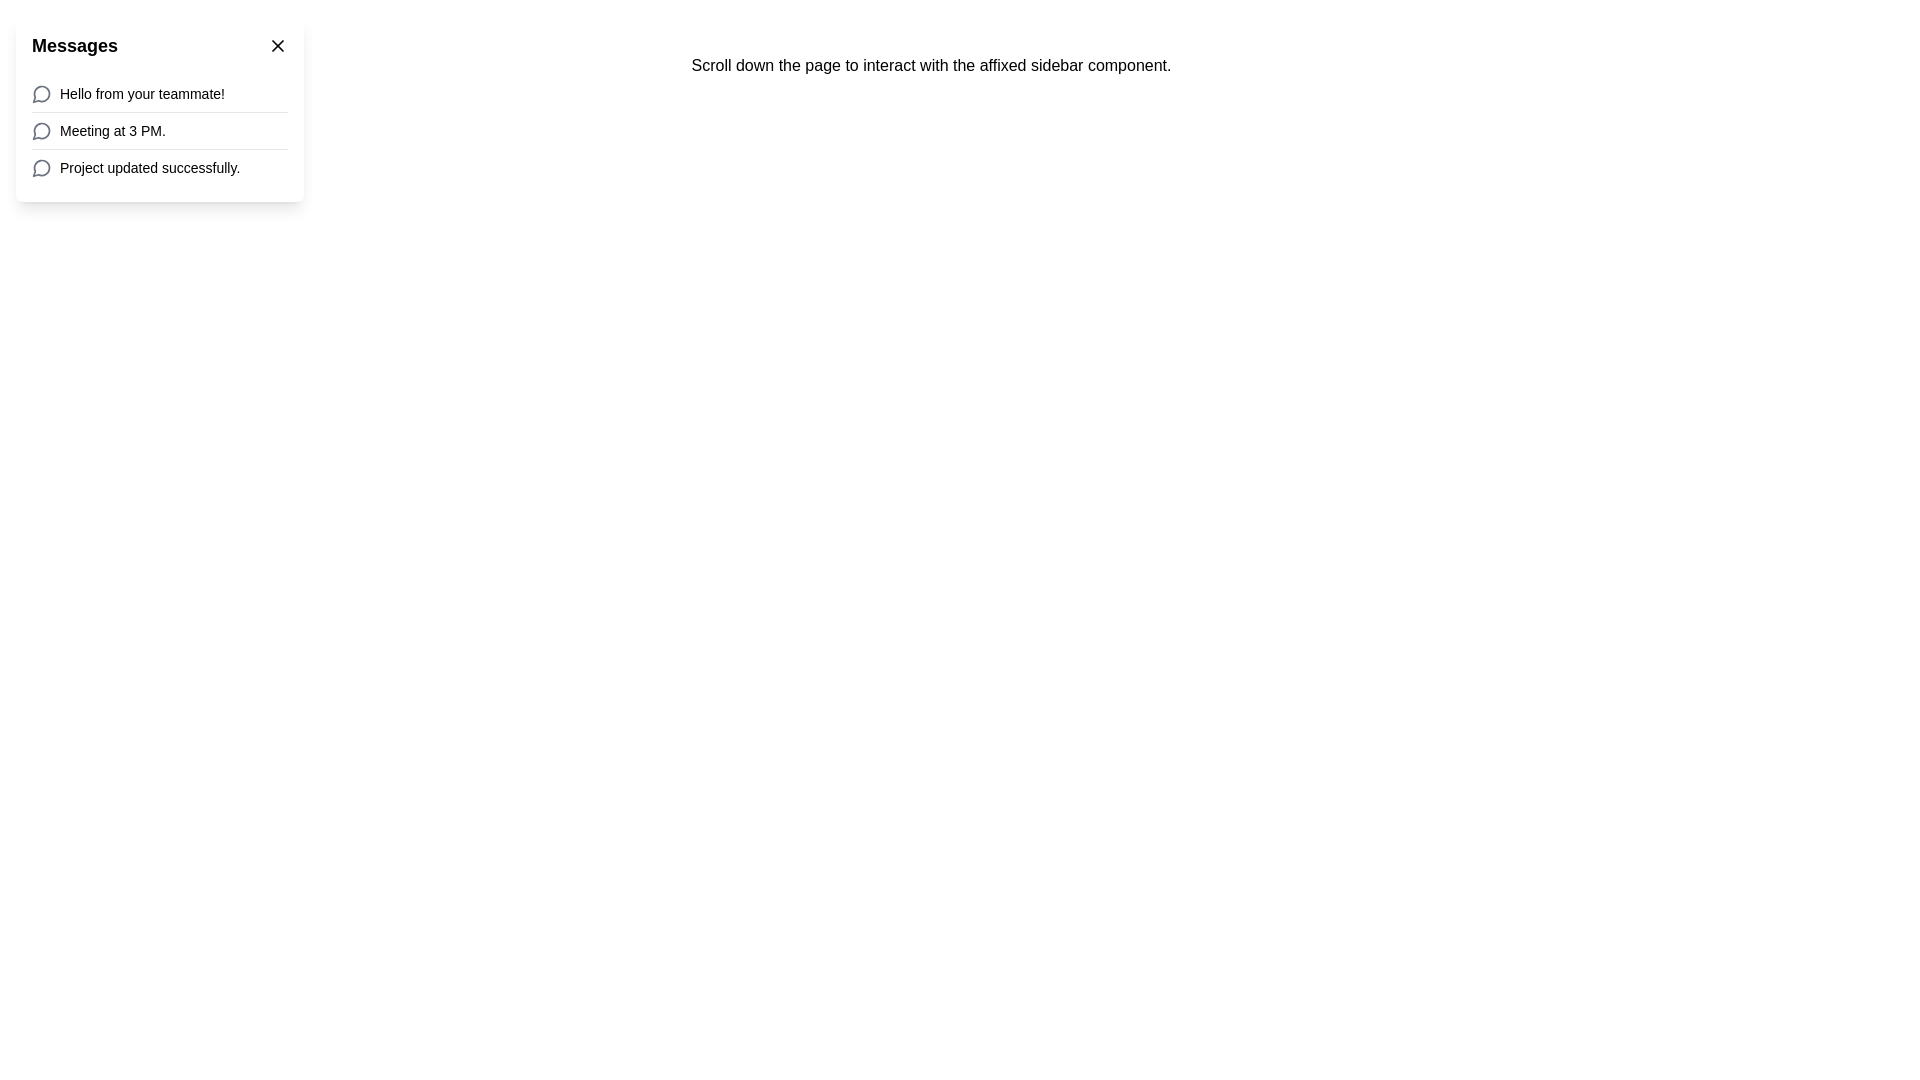 The image size is (1920, 1080). Describe the element at coordinates (149, 167) in the screenshot. I see `the text label displaying 'Project updated successfully.' which is the third item in a list of messages in the sidebar, indicating a notification` at that location.